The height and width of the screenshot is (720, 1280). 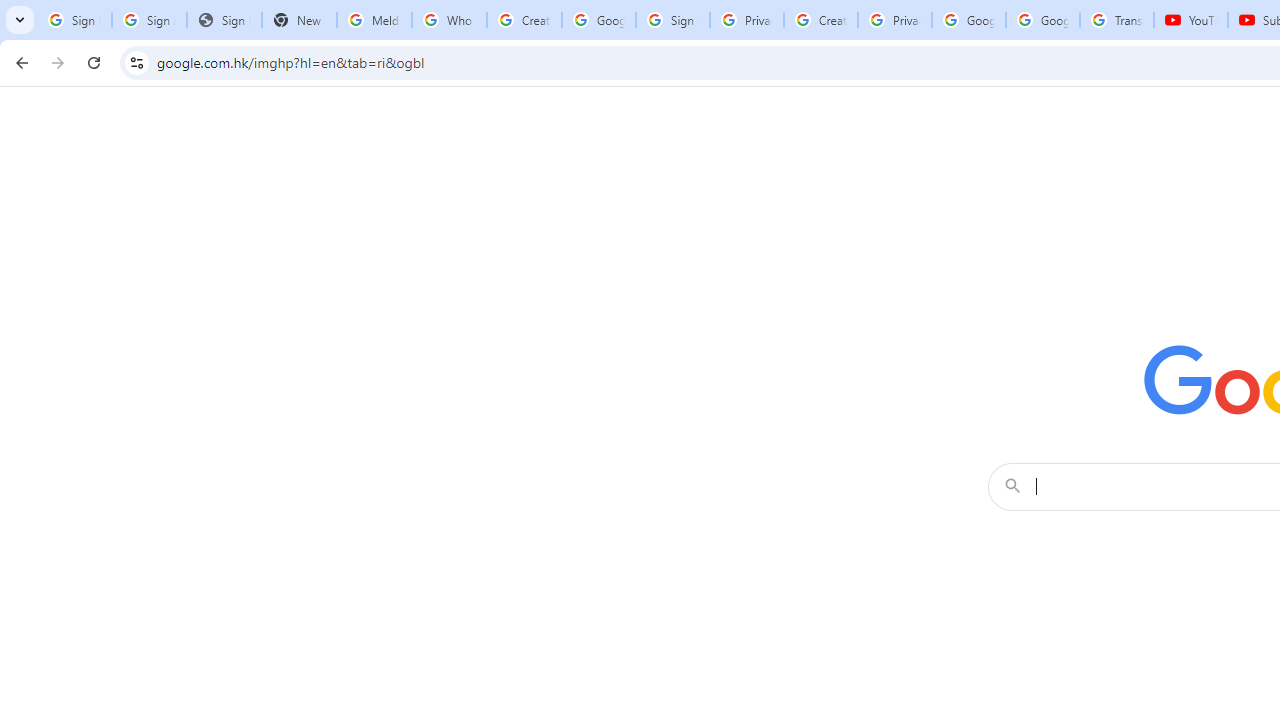 I want to click on 'Sign in - Google Accounts', so click(x=673, y=20).